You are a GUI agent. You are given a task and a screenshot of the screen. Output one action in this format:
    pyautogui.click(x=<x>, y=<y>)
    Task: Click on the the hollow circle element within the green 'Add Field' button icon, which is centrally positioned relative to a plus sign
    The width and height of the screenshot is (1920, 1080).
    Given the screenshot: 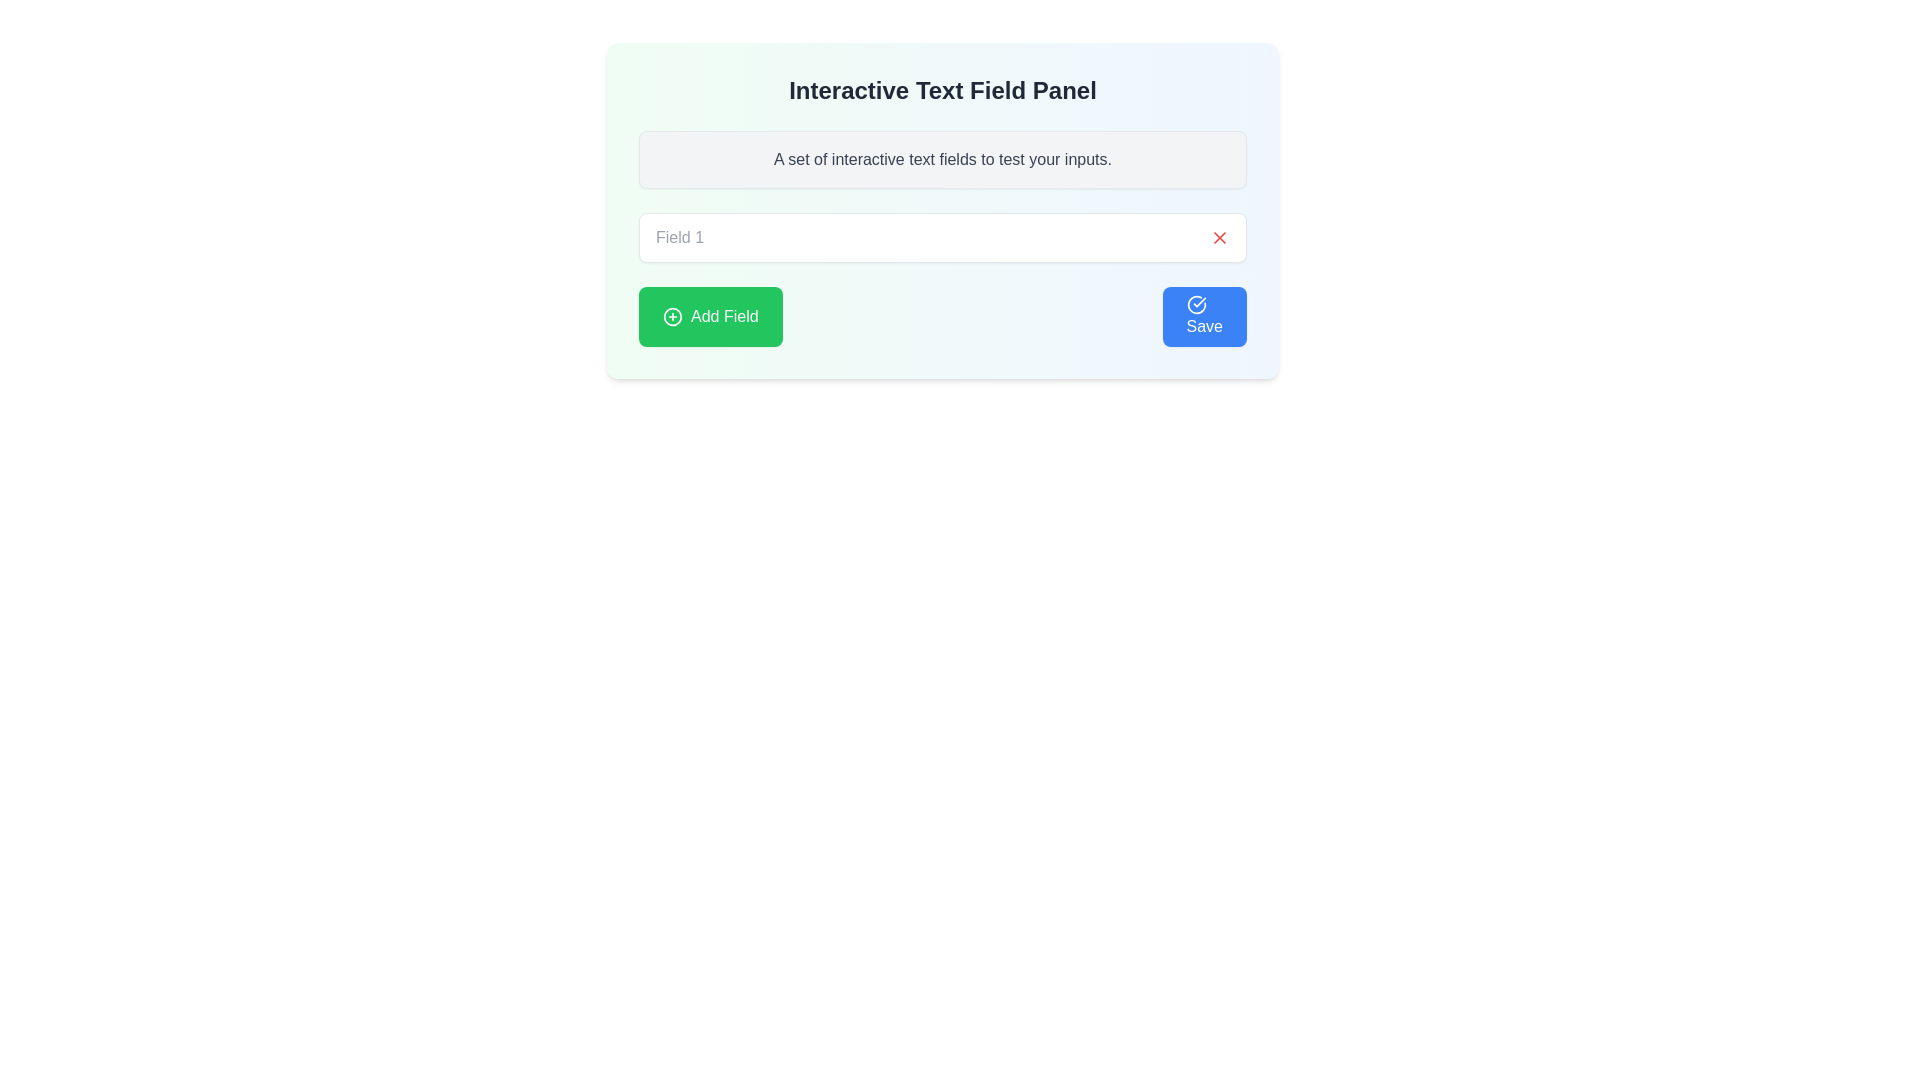 What is the action you would take?
    pyautogui.click(x=672, y=315)
    